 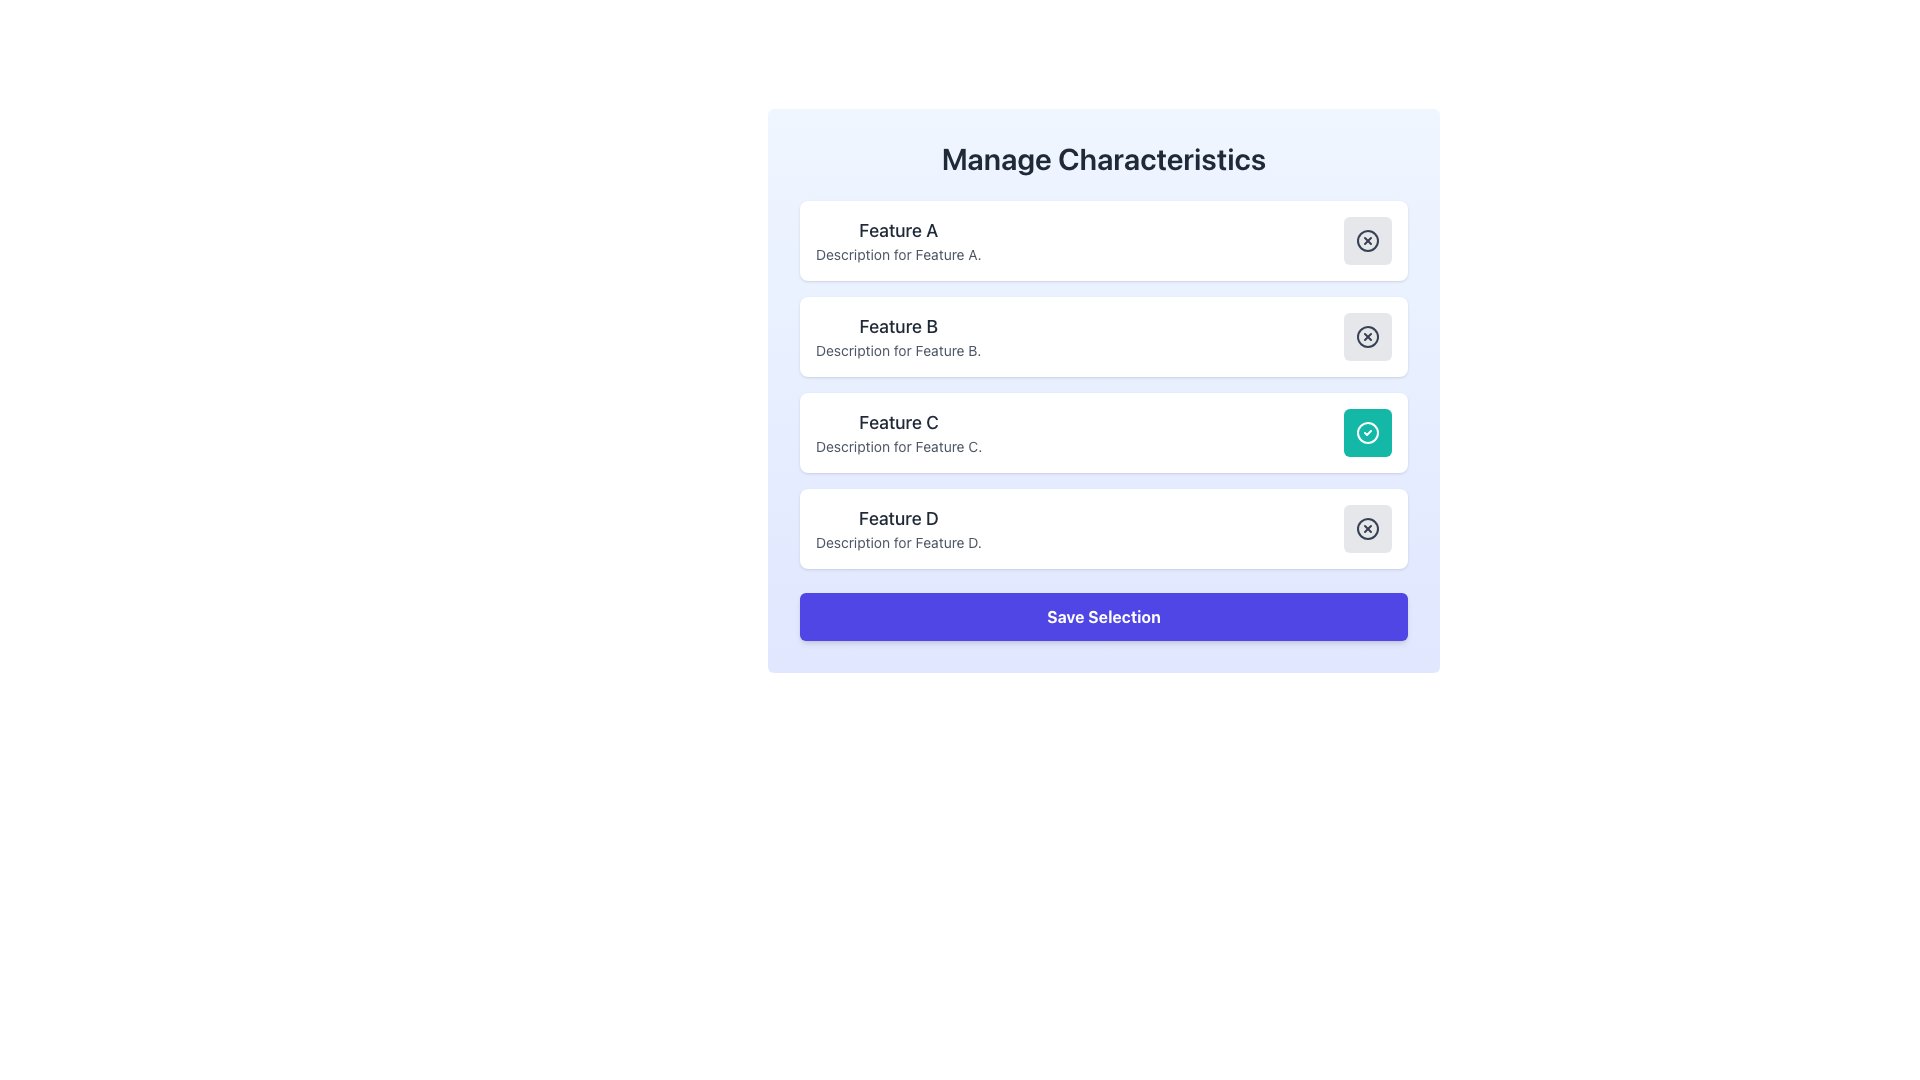 I want to click on the text label providing additional descriptive information related to 'Feature A', positioned below the text 'Feature A' in the list under 'Manage Characteristics', so click(x=897, y=253).